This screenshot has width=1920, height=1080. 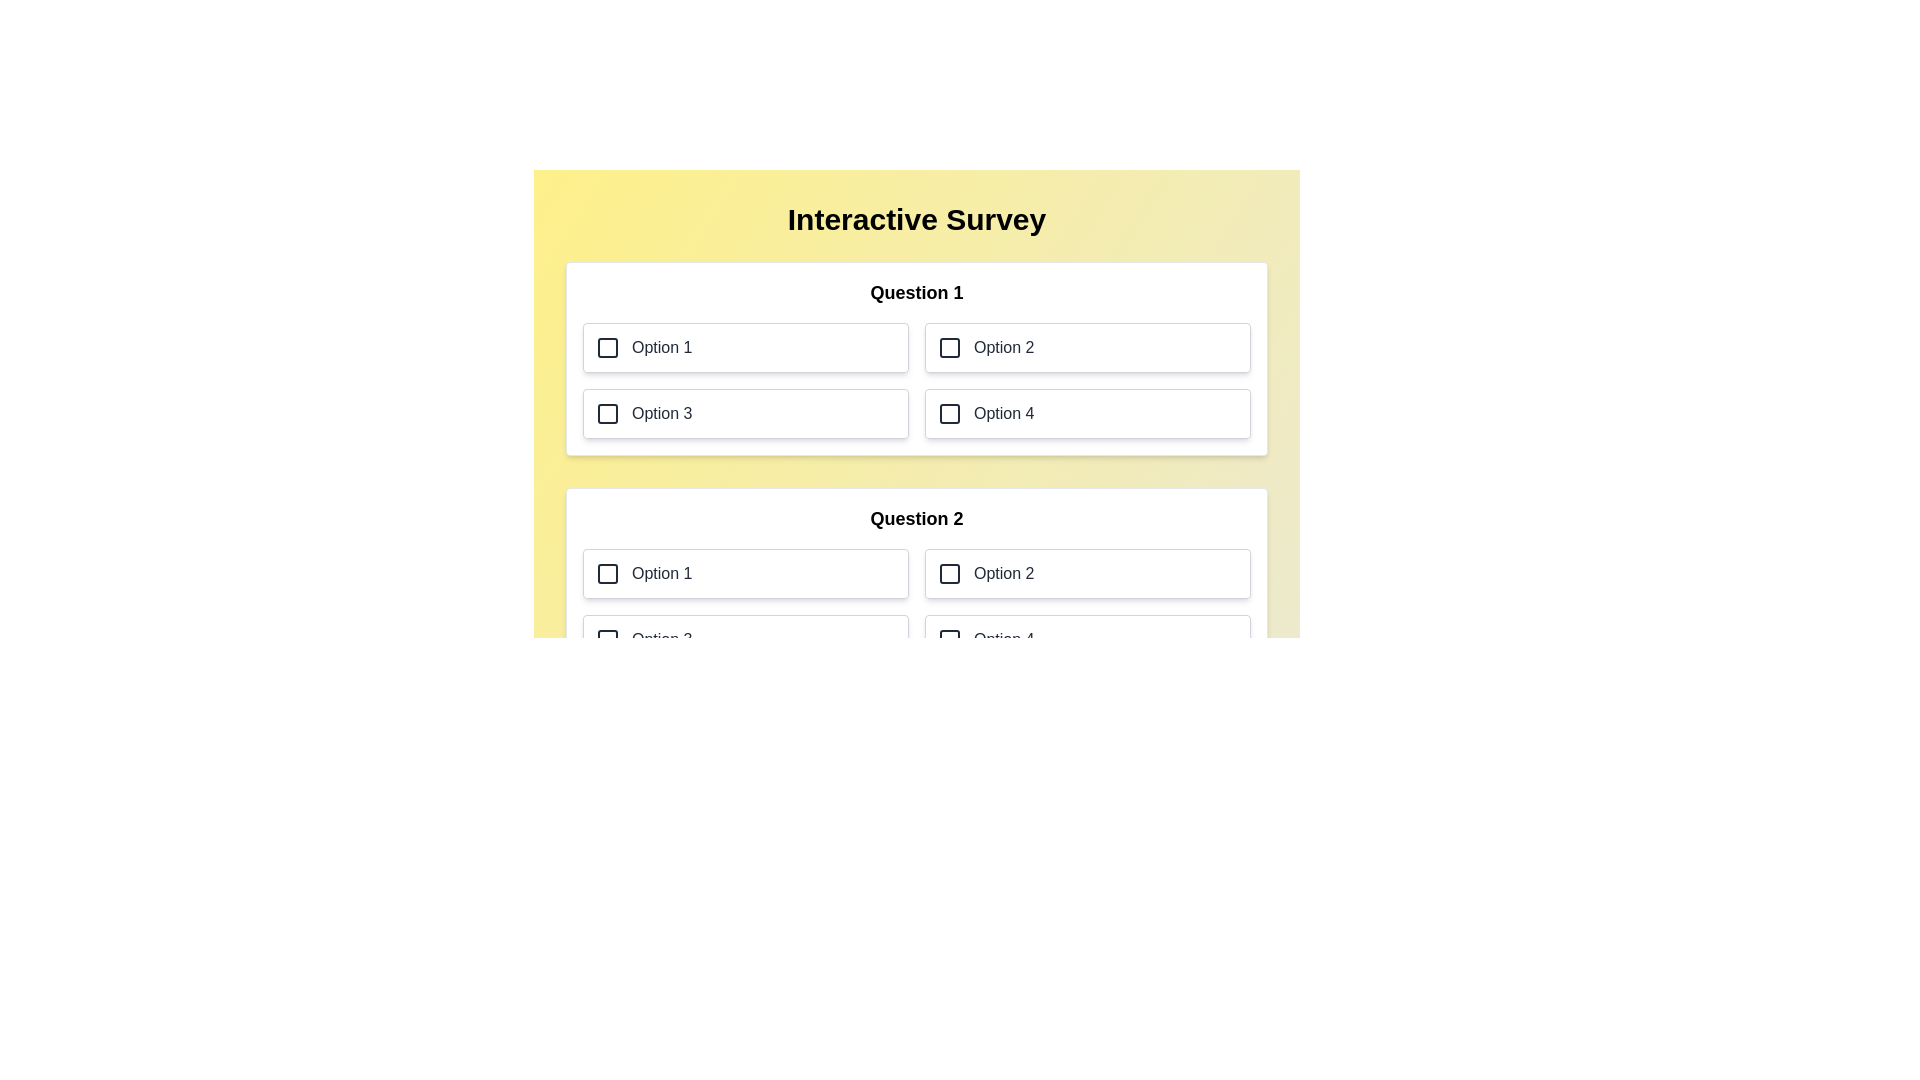 I want to click on the option 2 for question 1, so click(x=1087, y=346).